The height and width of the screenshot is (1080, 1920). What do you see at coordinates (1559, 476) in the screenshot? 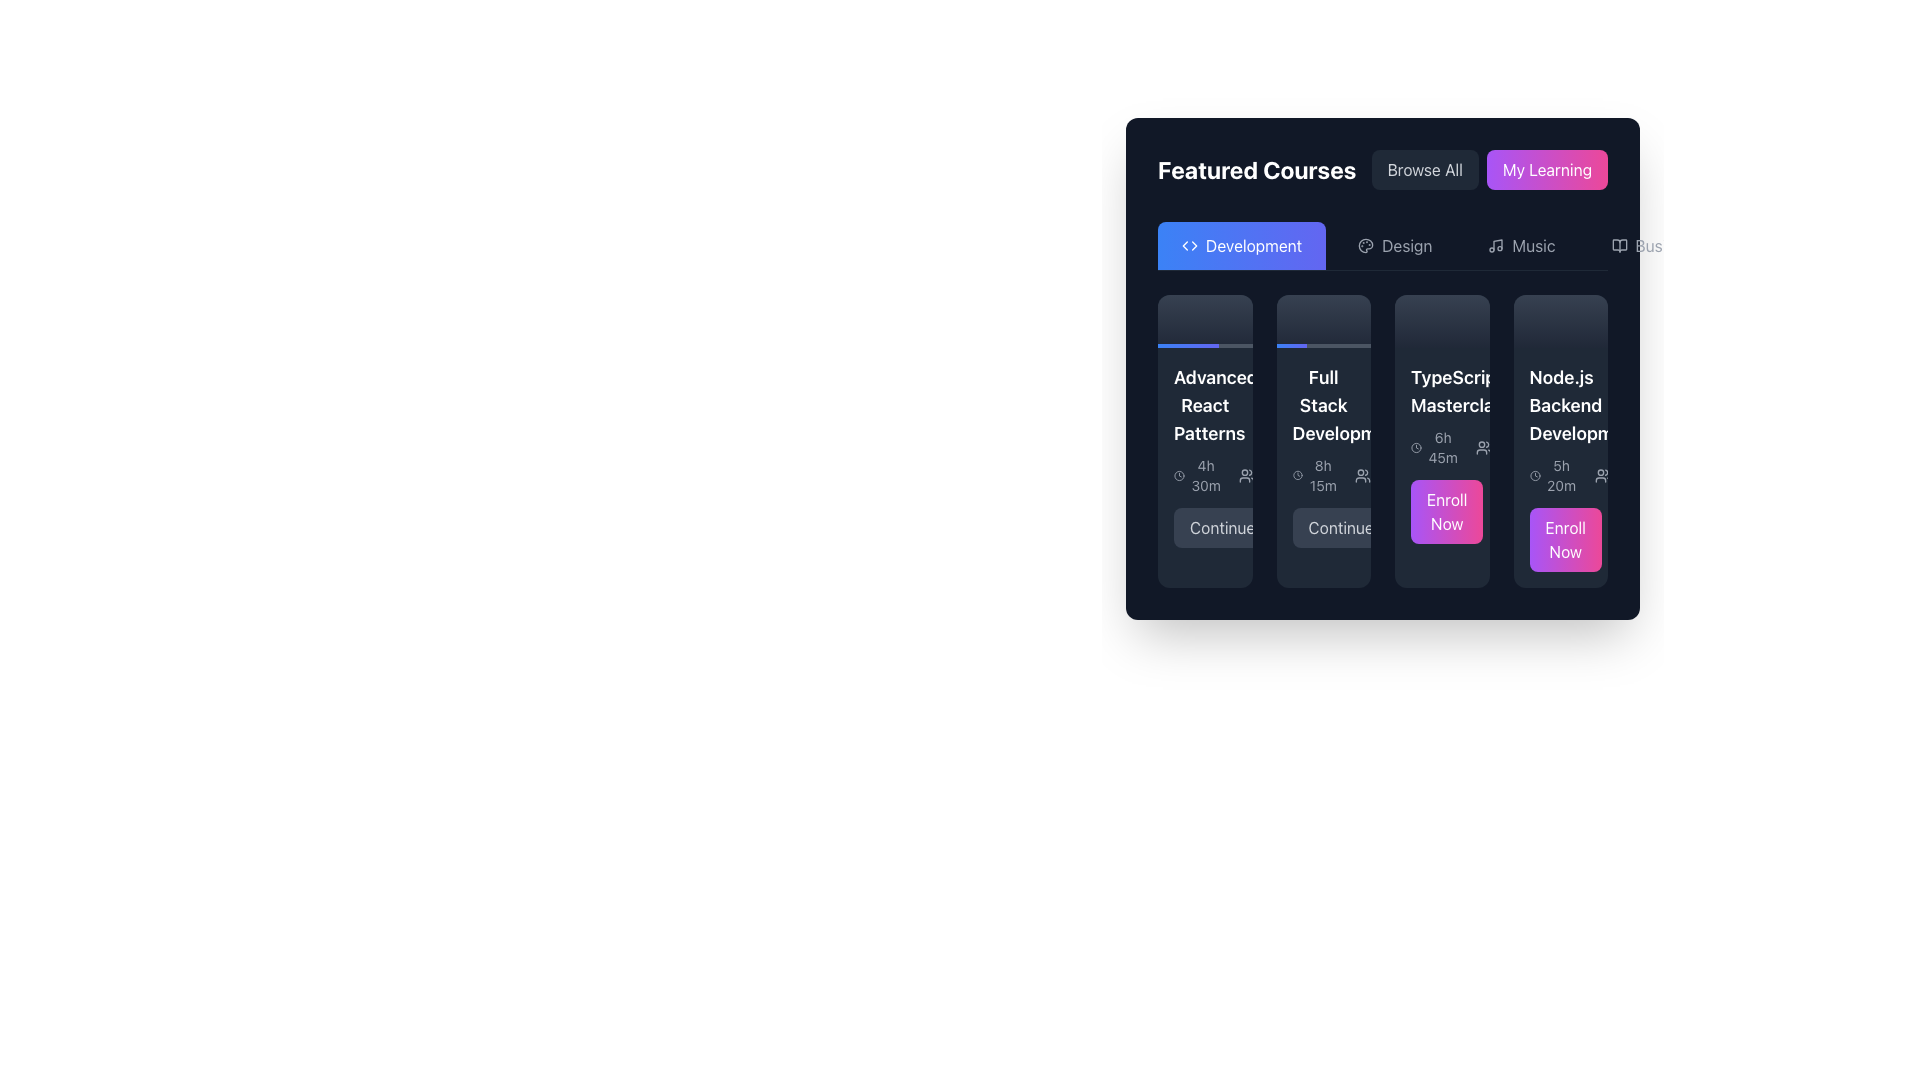
I see `the Text and Icon Group that displays the course duration for 'Node.js Backend Development', located above the 'Enroll Now' button` at bounding box center [1559, 476].